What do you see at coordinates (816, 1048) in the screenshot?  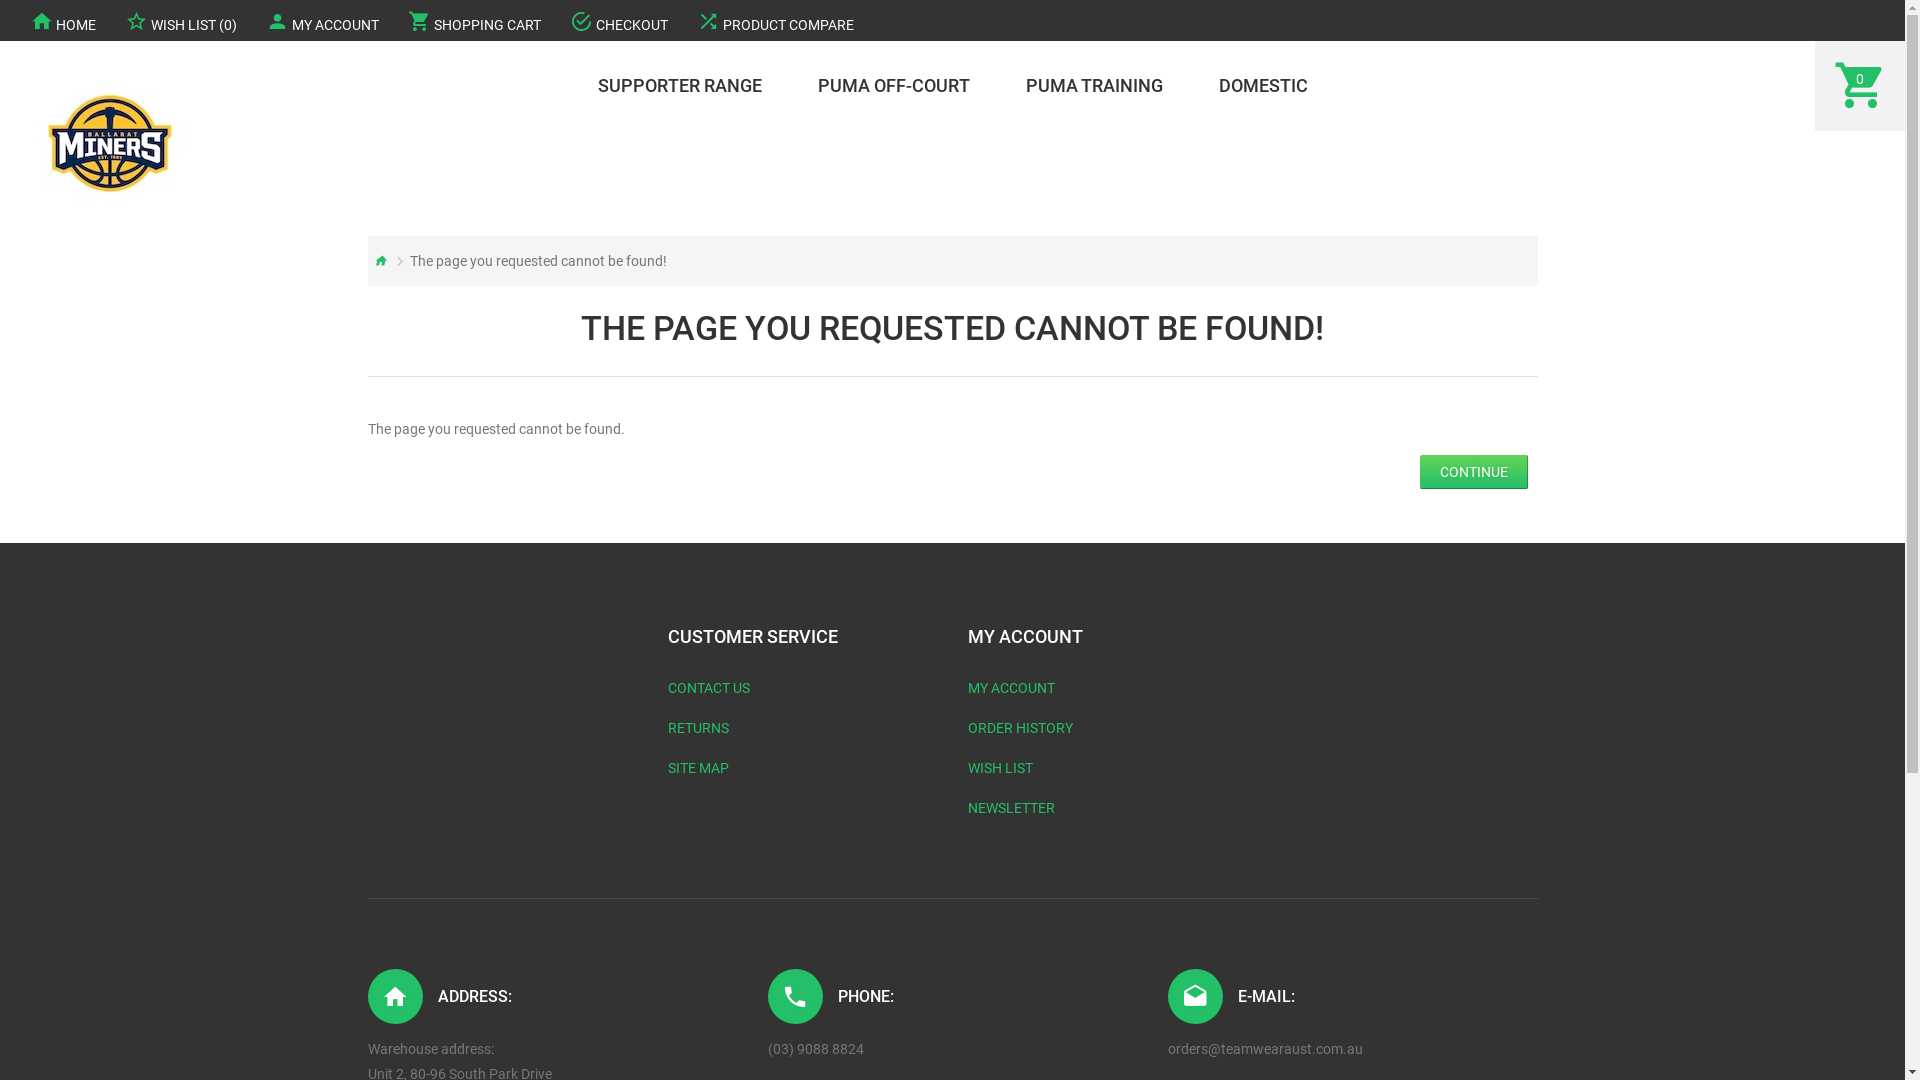 I see `'(03) 9088 8824'` at bounding box center [816, 1048].